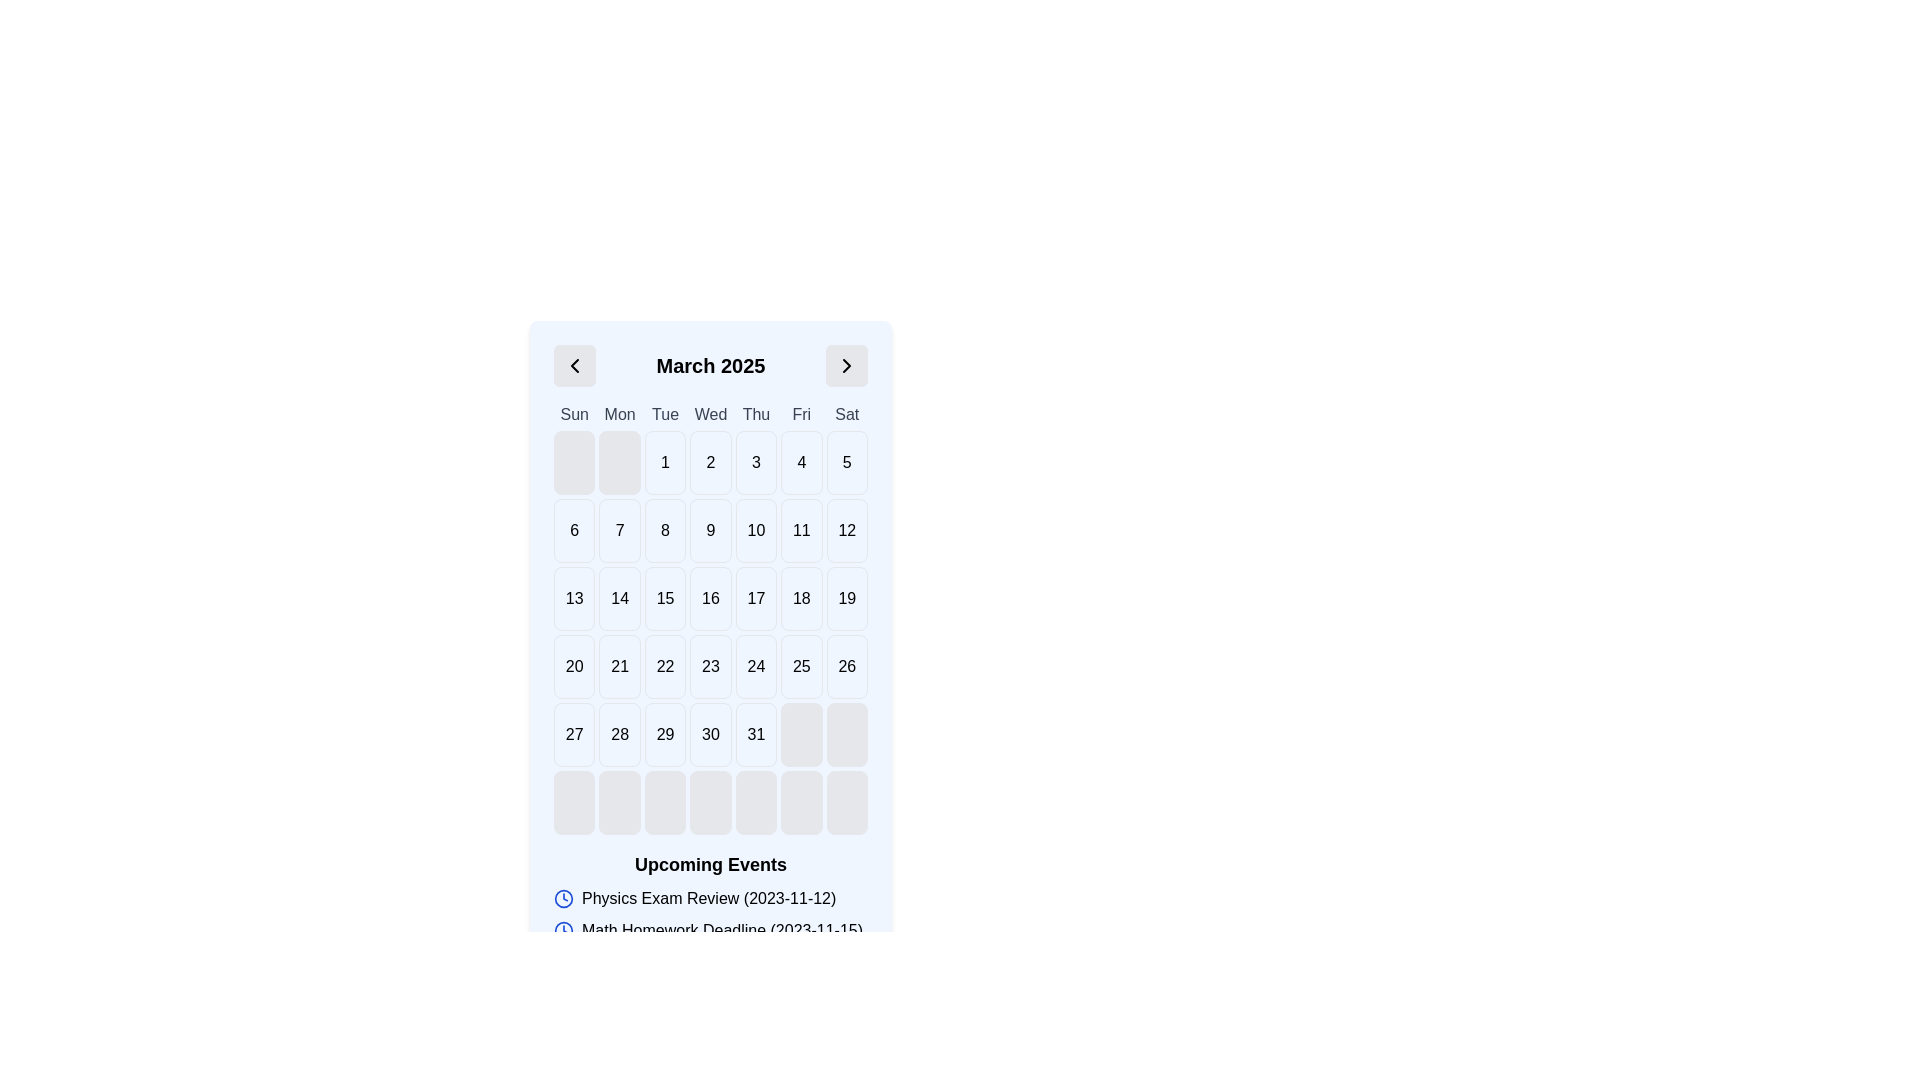 The width and height of the screenshot is (1920, 1080). What do you see at coordinates (846, 366) in the screenshot?
I see `the rightward arrow icon button located near the top-right corner of the calendar interface` at bounding box center [846, 366].